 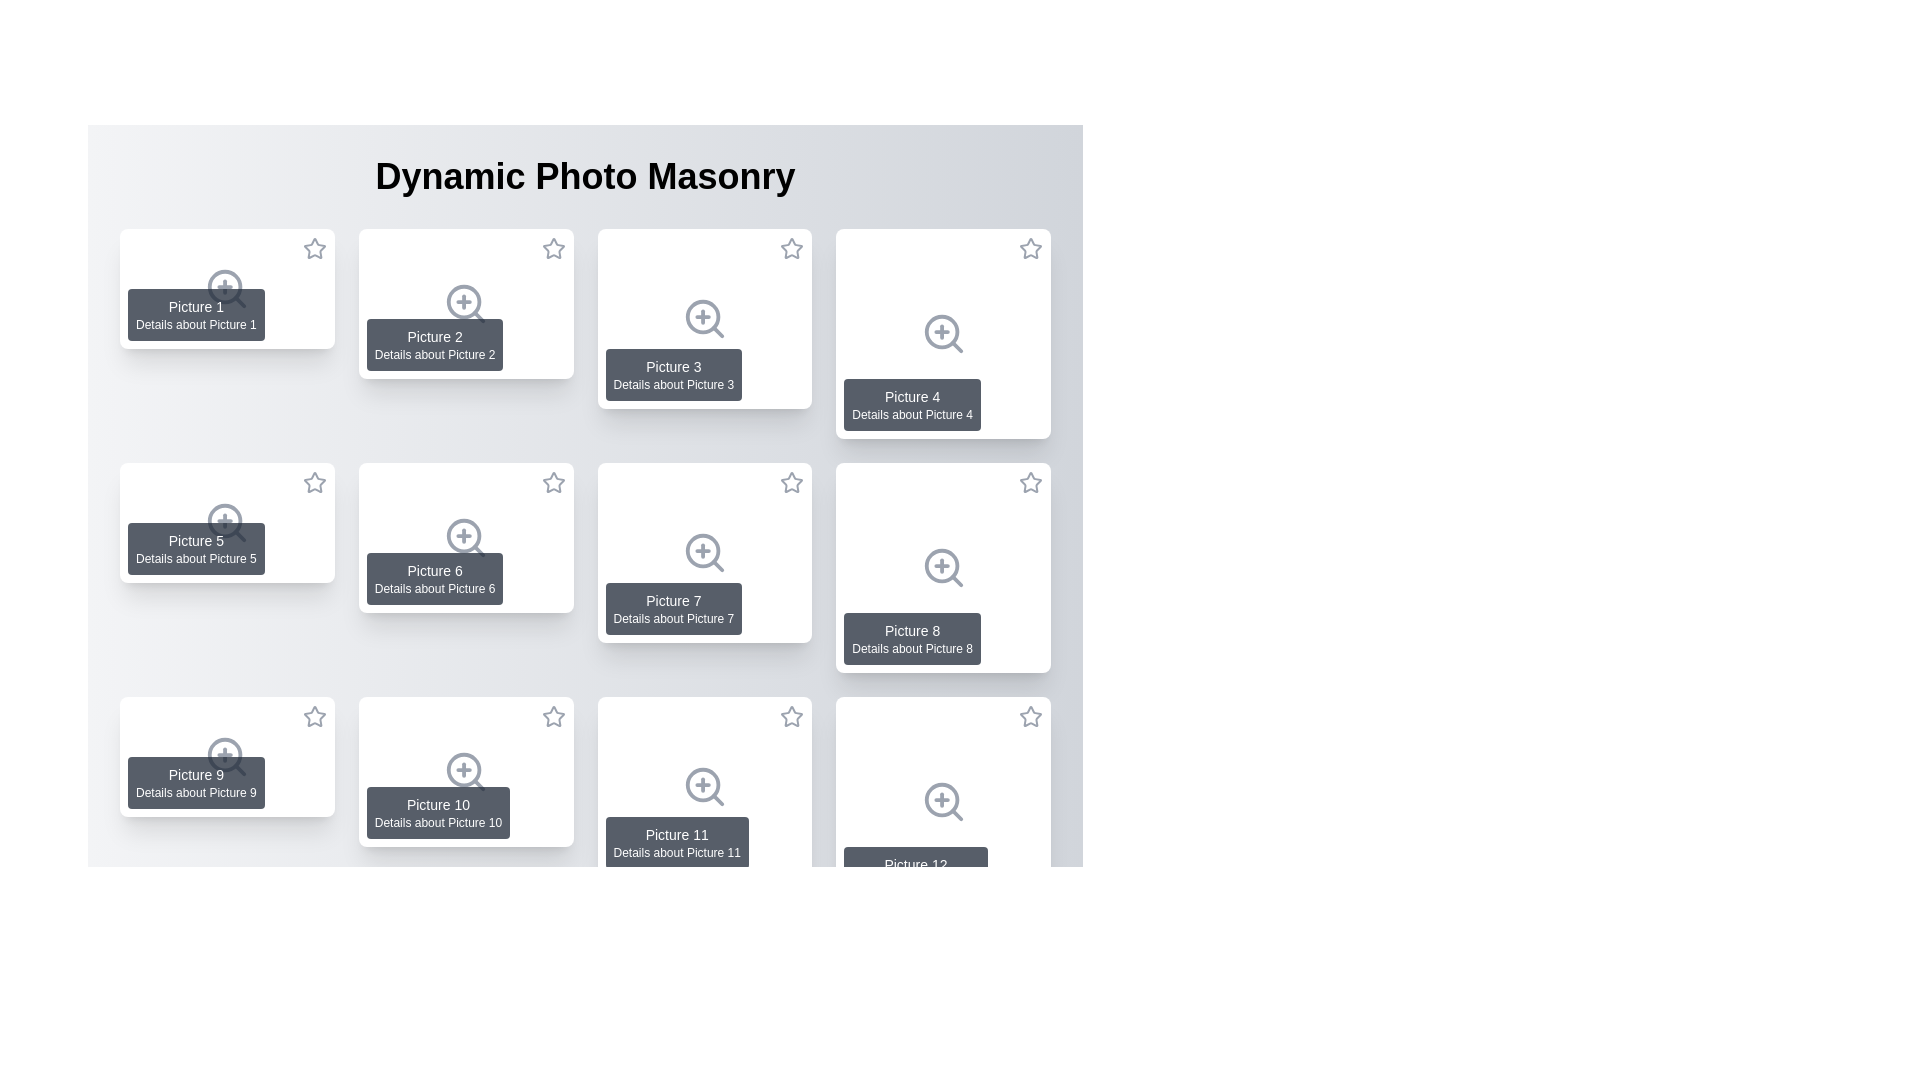 I want to click on the magnifying glass icon on the interactive visual card located in the third row and third column of the grid layout, so click(x=704, y=552).